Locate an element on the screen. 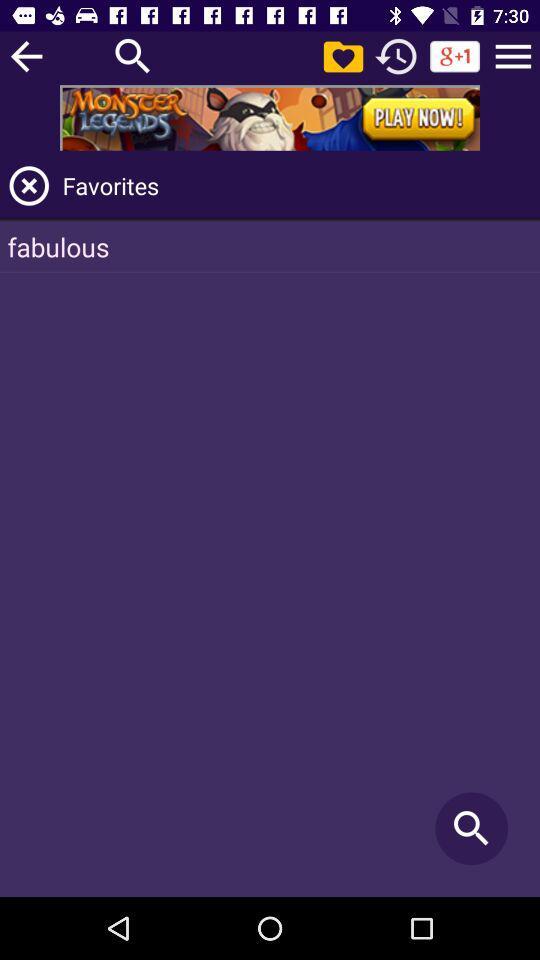 The image size is (540, 960). the item at the bottom right corner is located at coordinates (471, 828).